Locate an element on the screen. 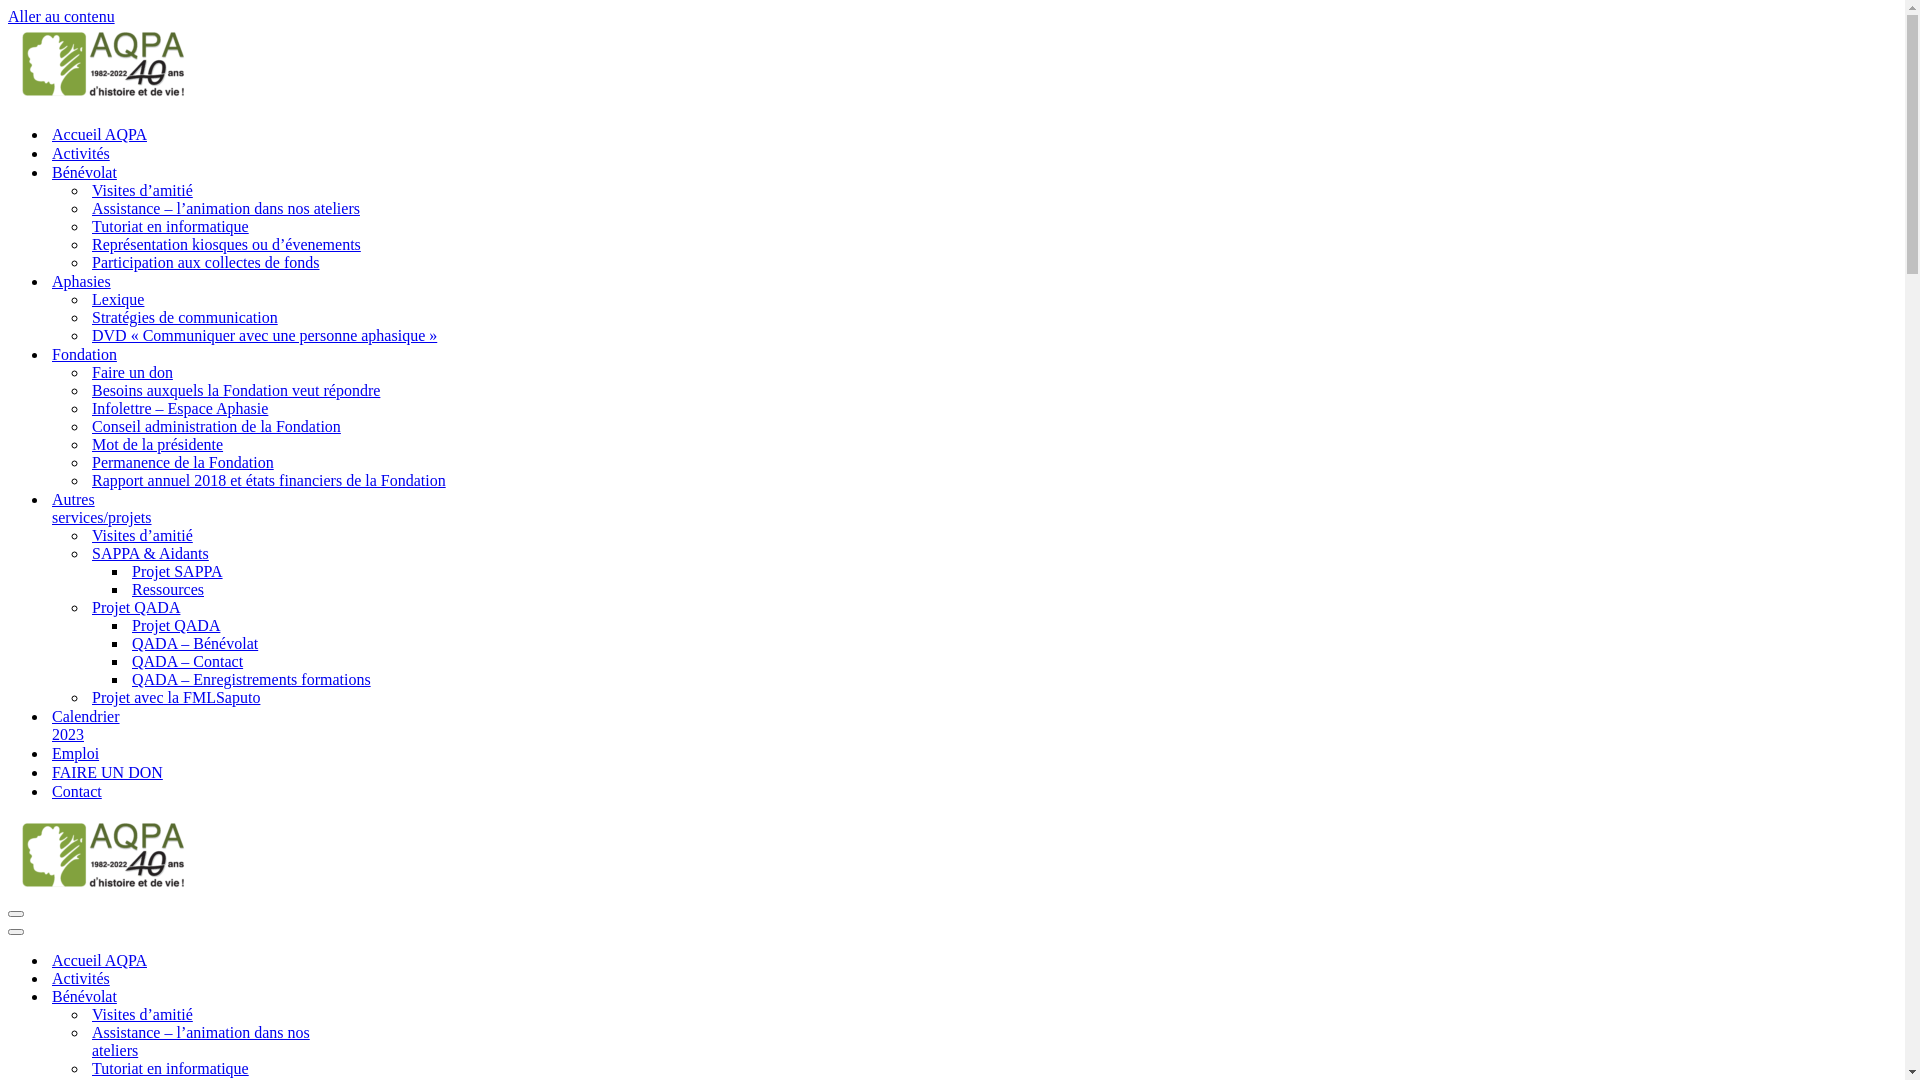  'Conseil administration de la Fondation' is located at coordinates (90, 426).